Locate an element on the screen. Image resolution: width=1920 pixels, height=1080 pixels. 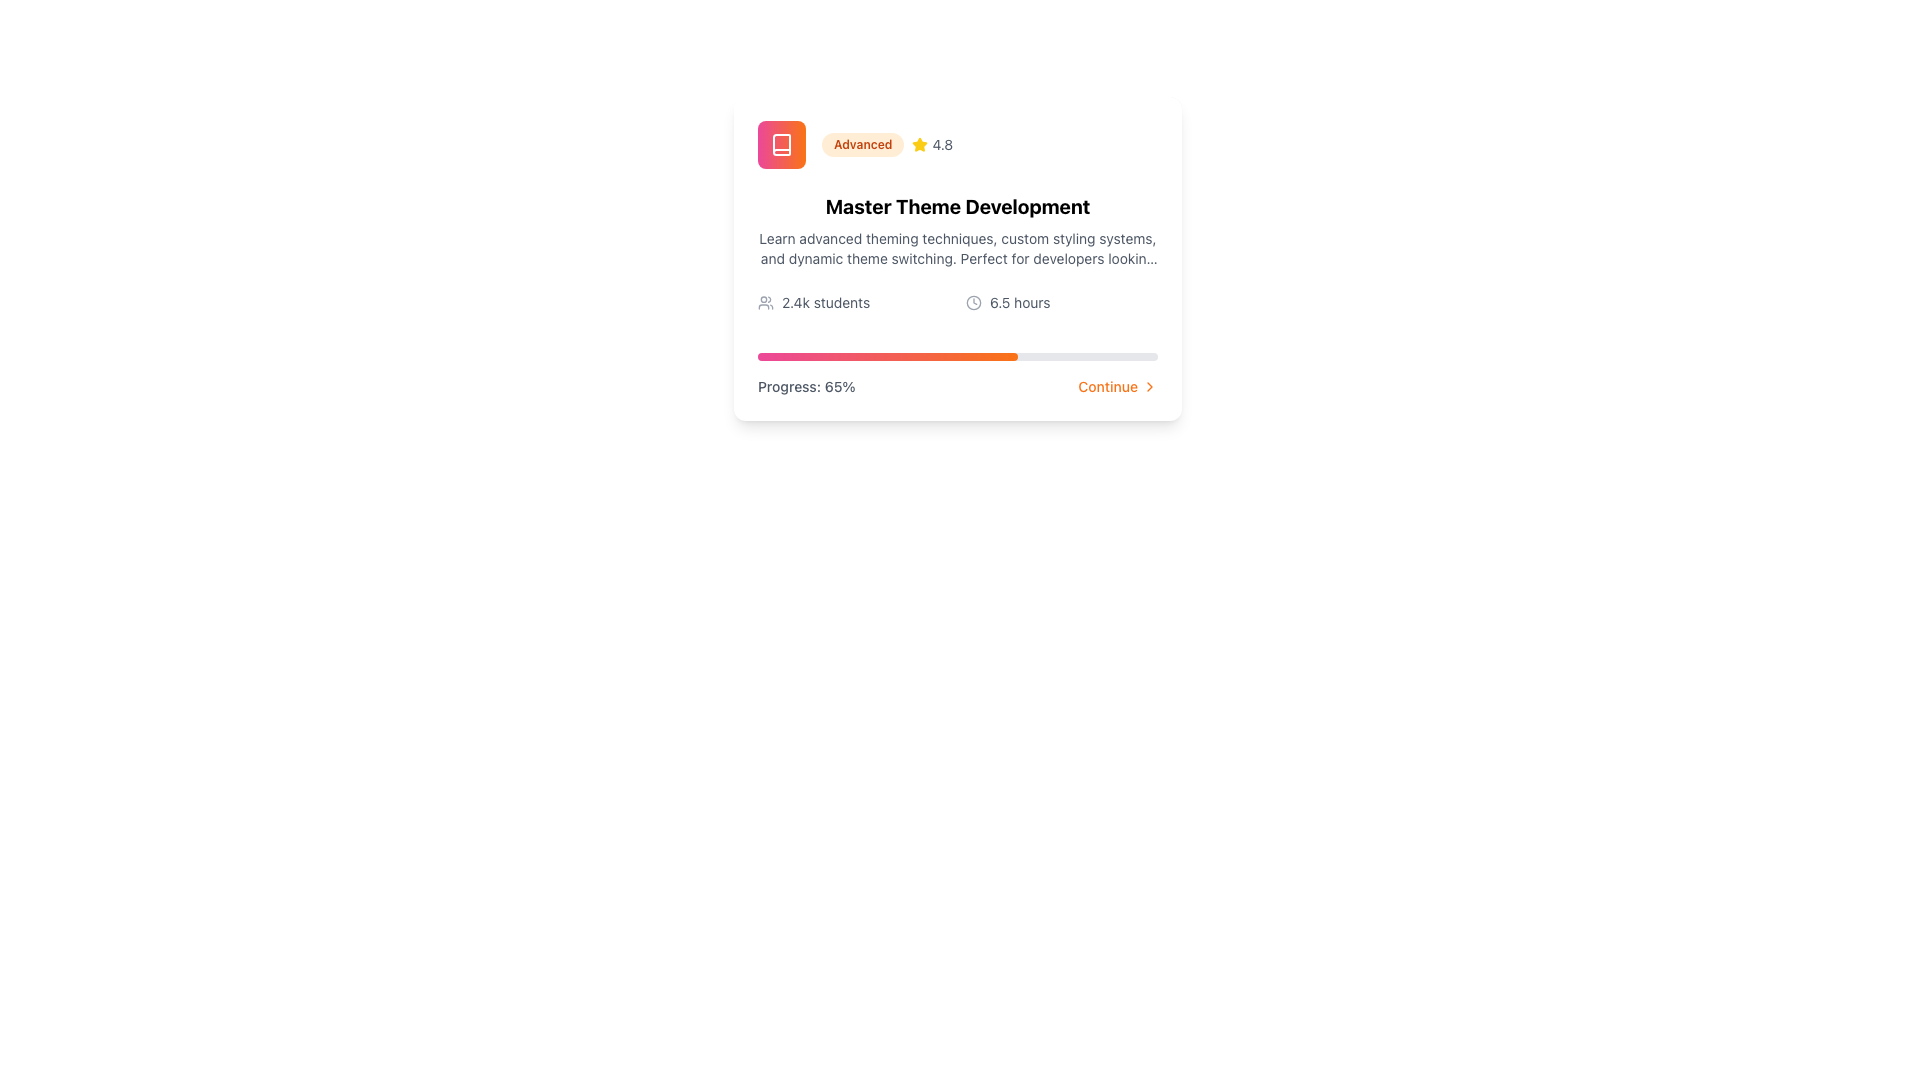
the information display text showing '2.4k students' and '6.5 hours' for potential tooltip is located at coordinates (957, 303).